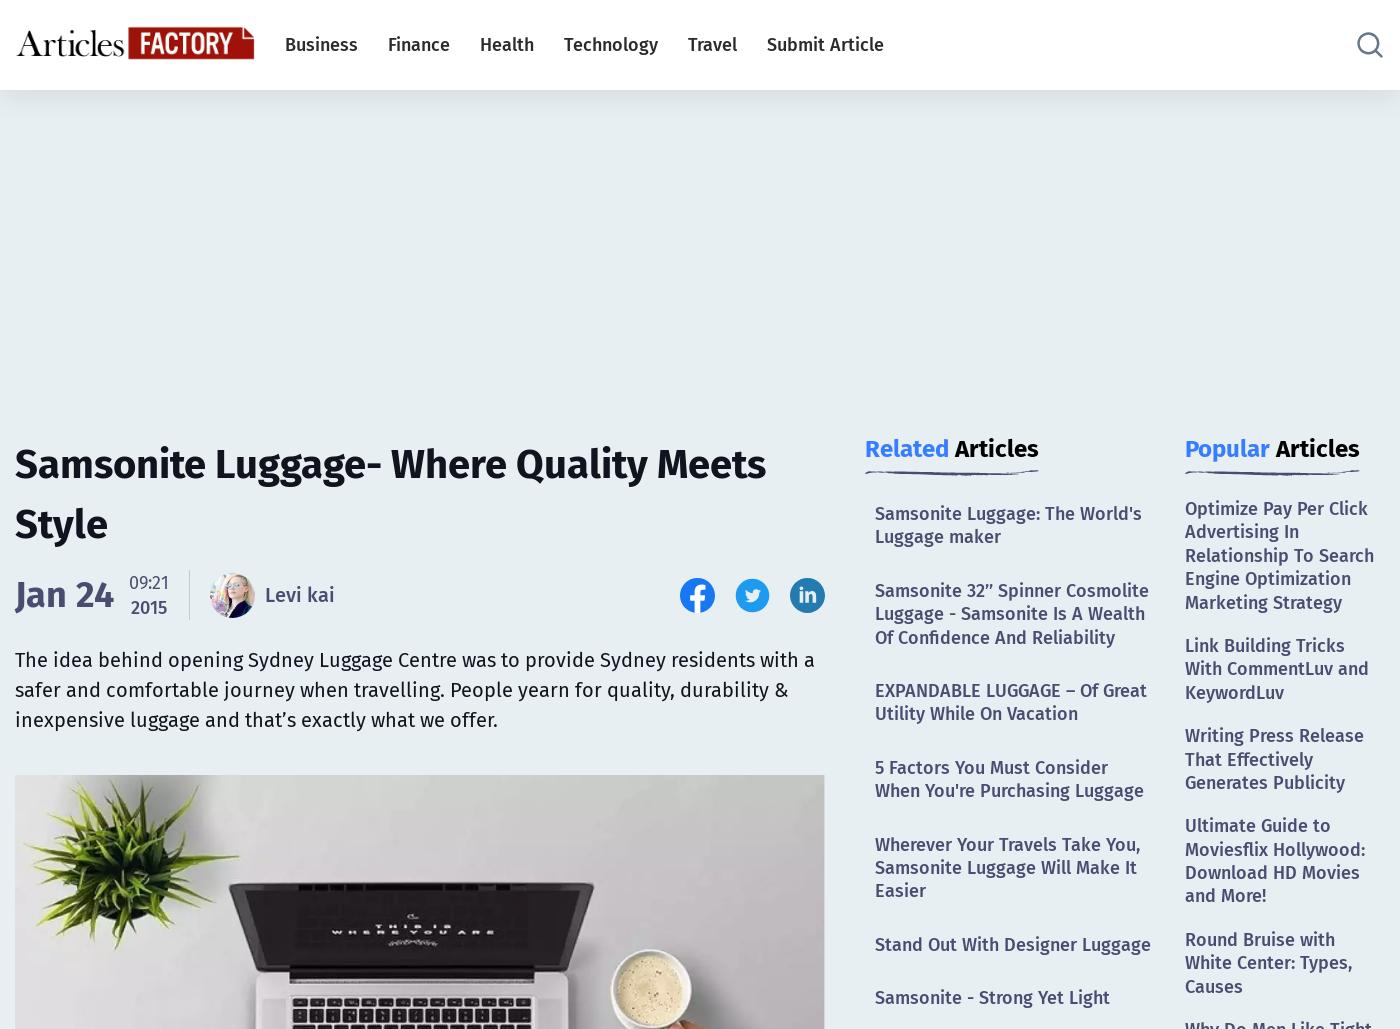 This screenshot has width=1400, height=1029. What do you see at coordinates (825, 44) in the screenshot?
I see `'Submit Article'` at bounding box center [825, 44].